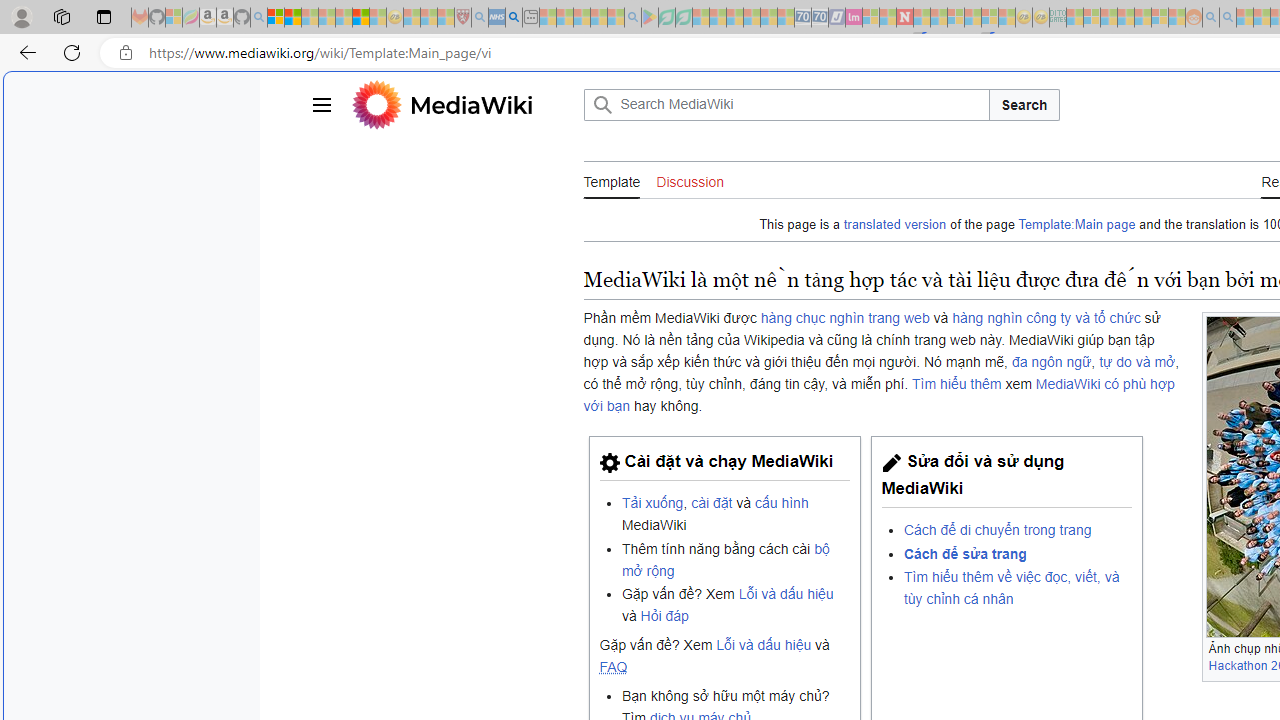 Image resolution: width=1280 pixels, height=720 pixels. What do you see at coordinates (470, 104) in the screenshot?
I see `'MediaWiki'` at bounding box center [470, 104].